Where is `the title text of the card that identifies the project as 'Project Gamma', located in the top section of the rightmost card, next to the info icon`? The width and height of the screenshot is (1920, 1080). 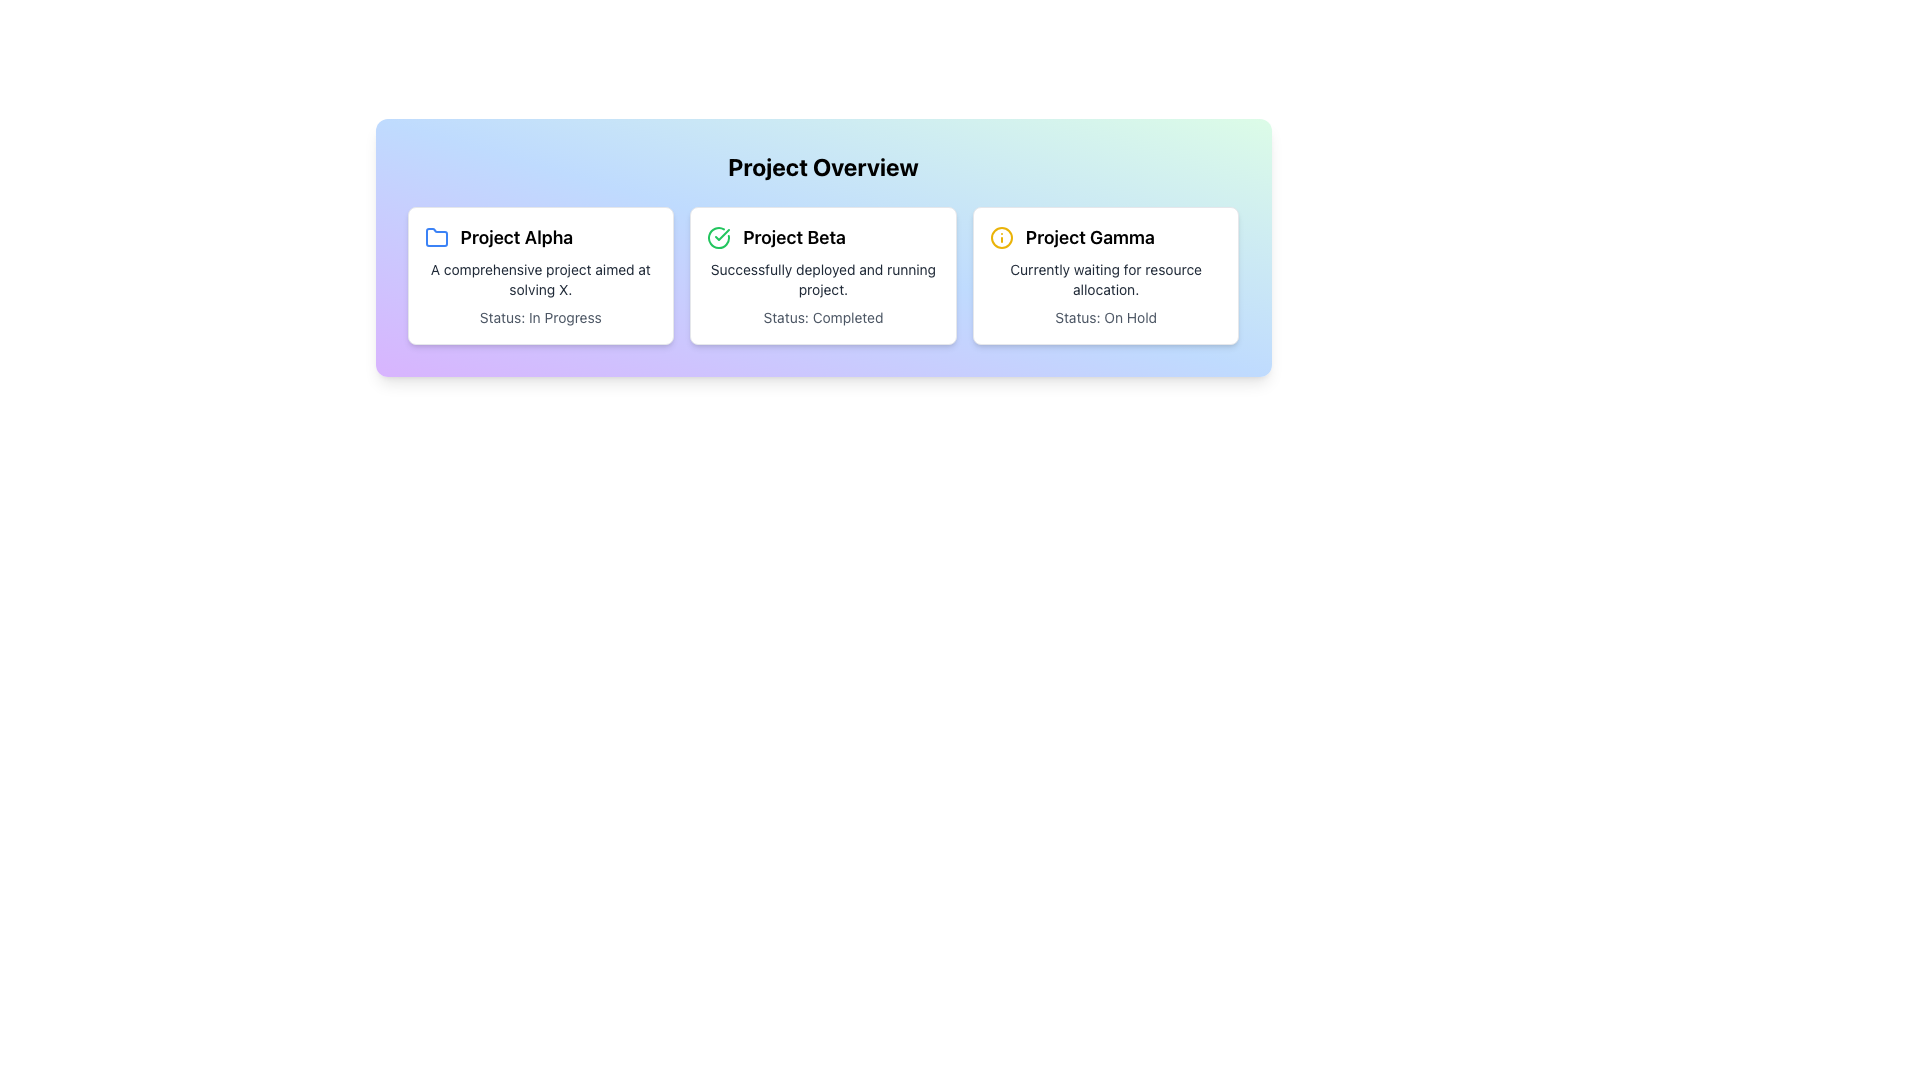
the title text of the card that identifies the project as 'Project Gamma', located in the top section of the rightmost card, next to the info icon is located at coordinates (1089, 237).